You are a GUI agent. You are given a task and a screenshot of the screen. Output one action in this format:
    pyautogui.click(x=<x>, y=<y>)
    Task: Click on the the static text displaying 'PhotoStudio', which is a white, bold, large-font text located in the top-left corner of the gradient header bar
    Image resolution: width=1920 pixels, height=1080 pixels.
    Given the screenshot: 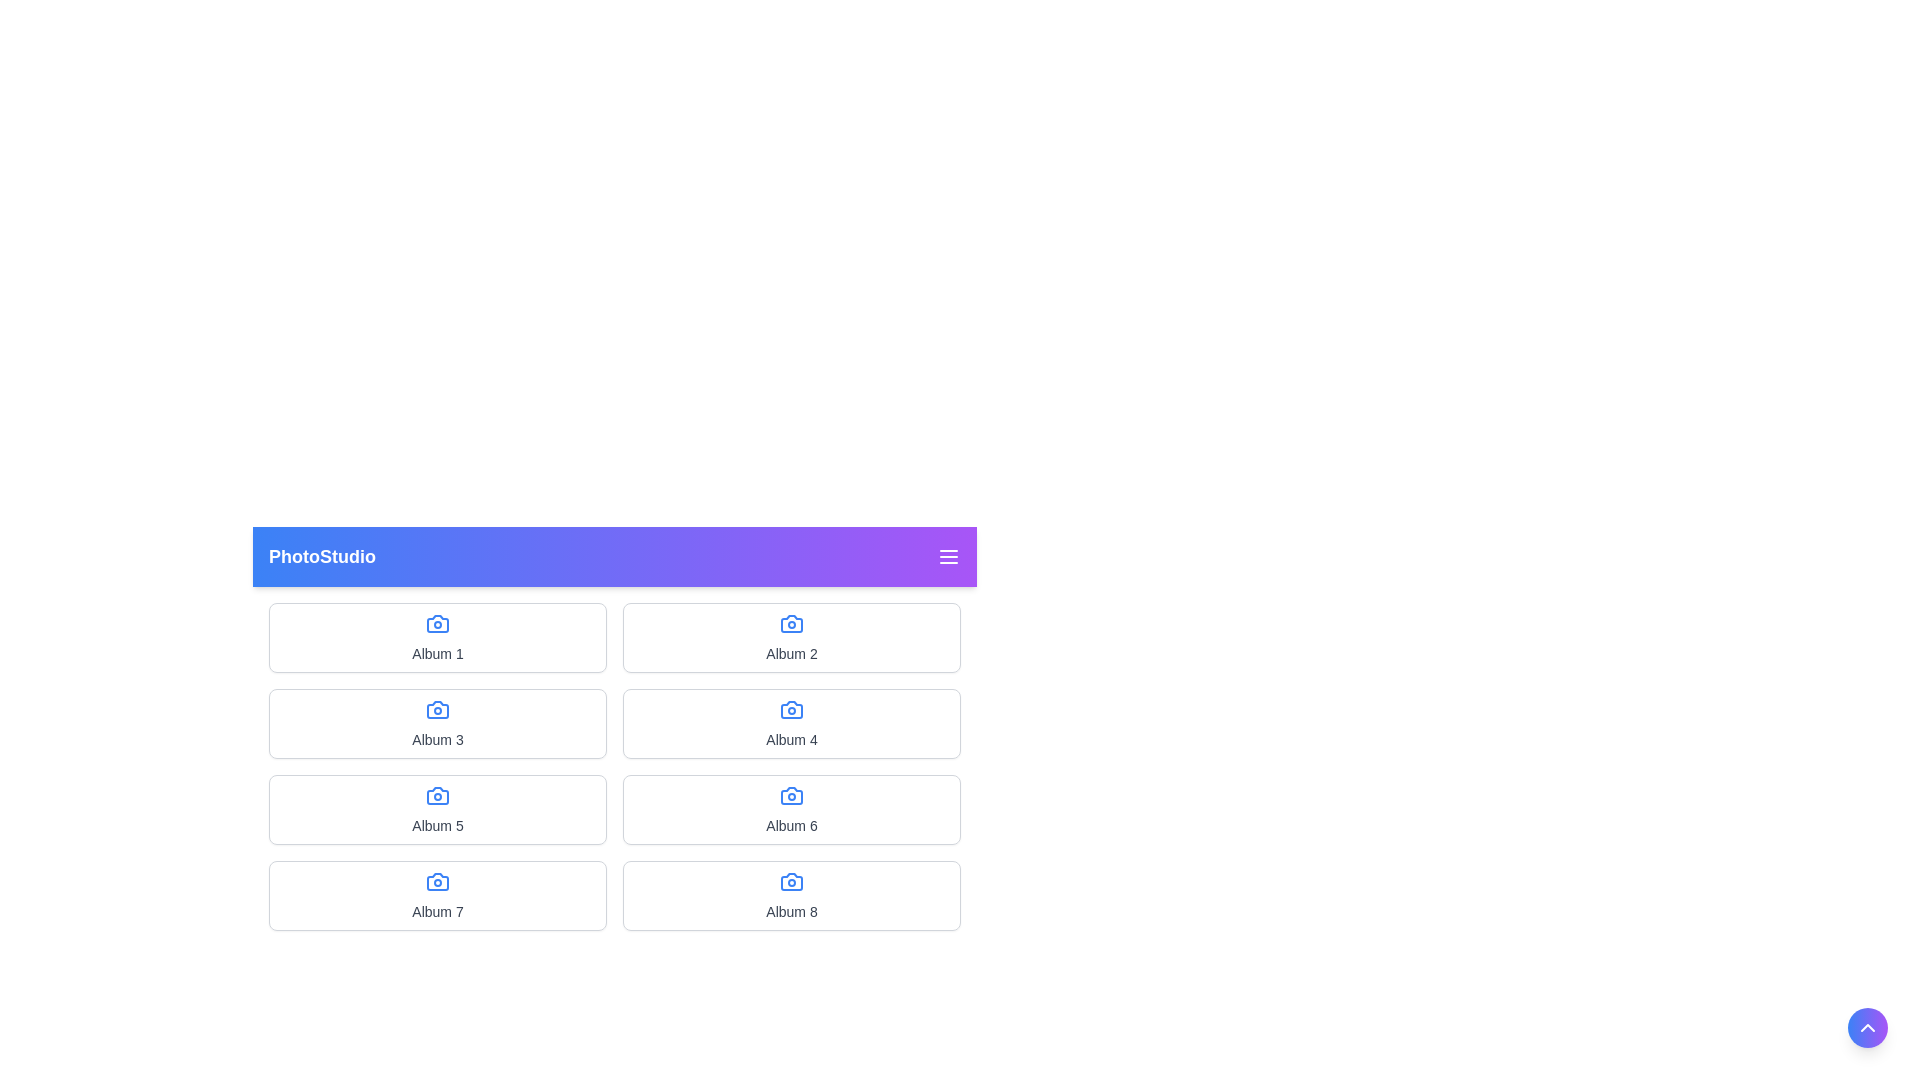 What is the action you would take?
    pyautogui.click(x=322, y=556)
    